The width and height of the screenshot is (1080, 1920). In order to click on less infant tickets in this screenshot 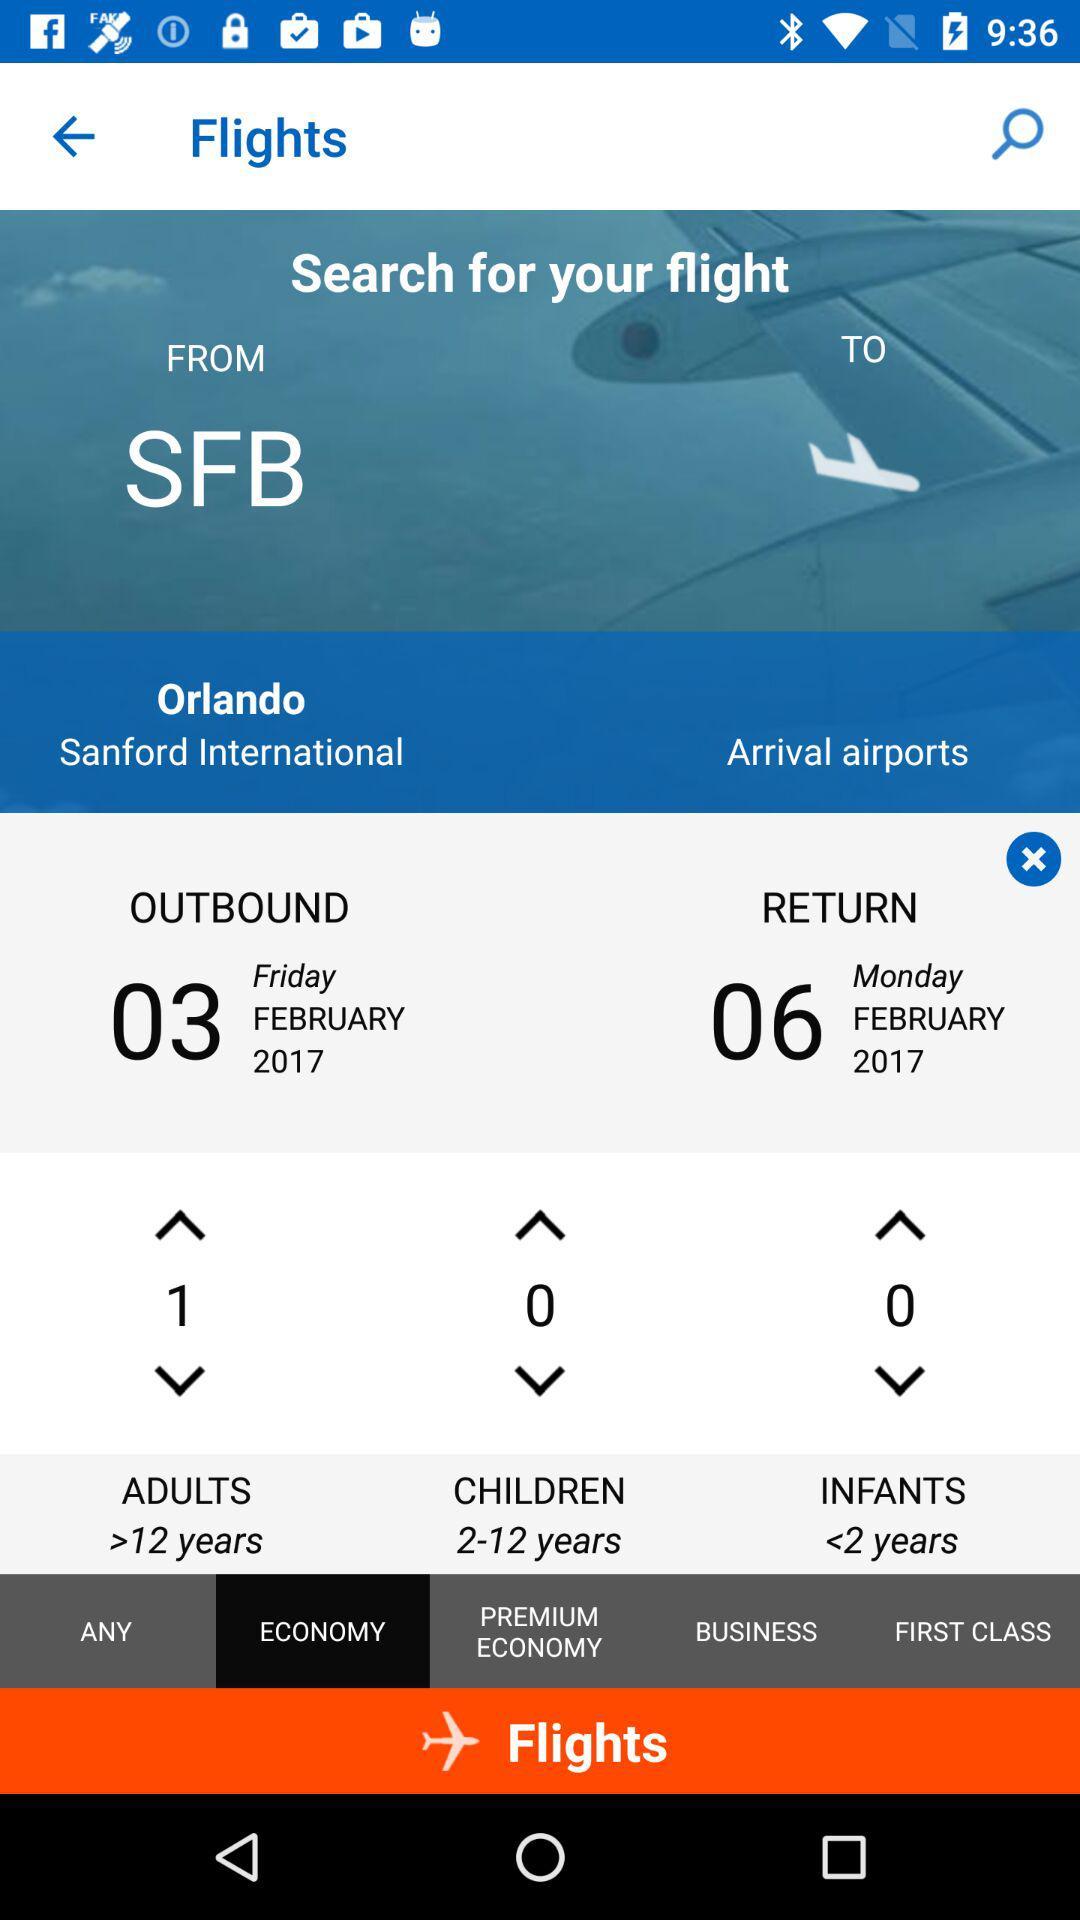, I will do `click(898, 1380)`.